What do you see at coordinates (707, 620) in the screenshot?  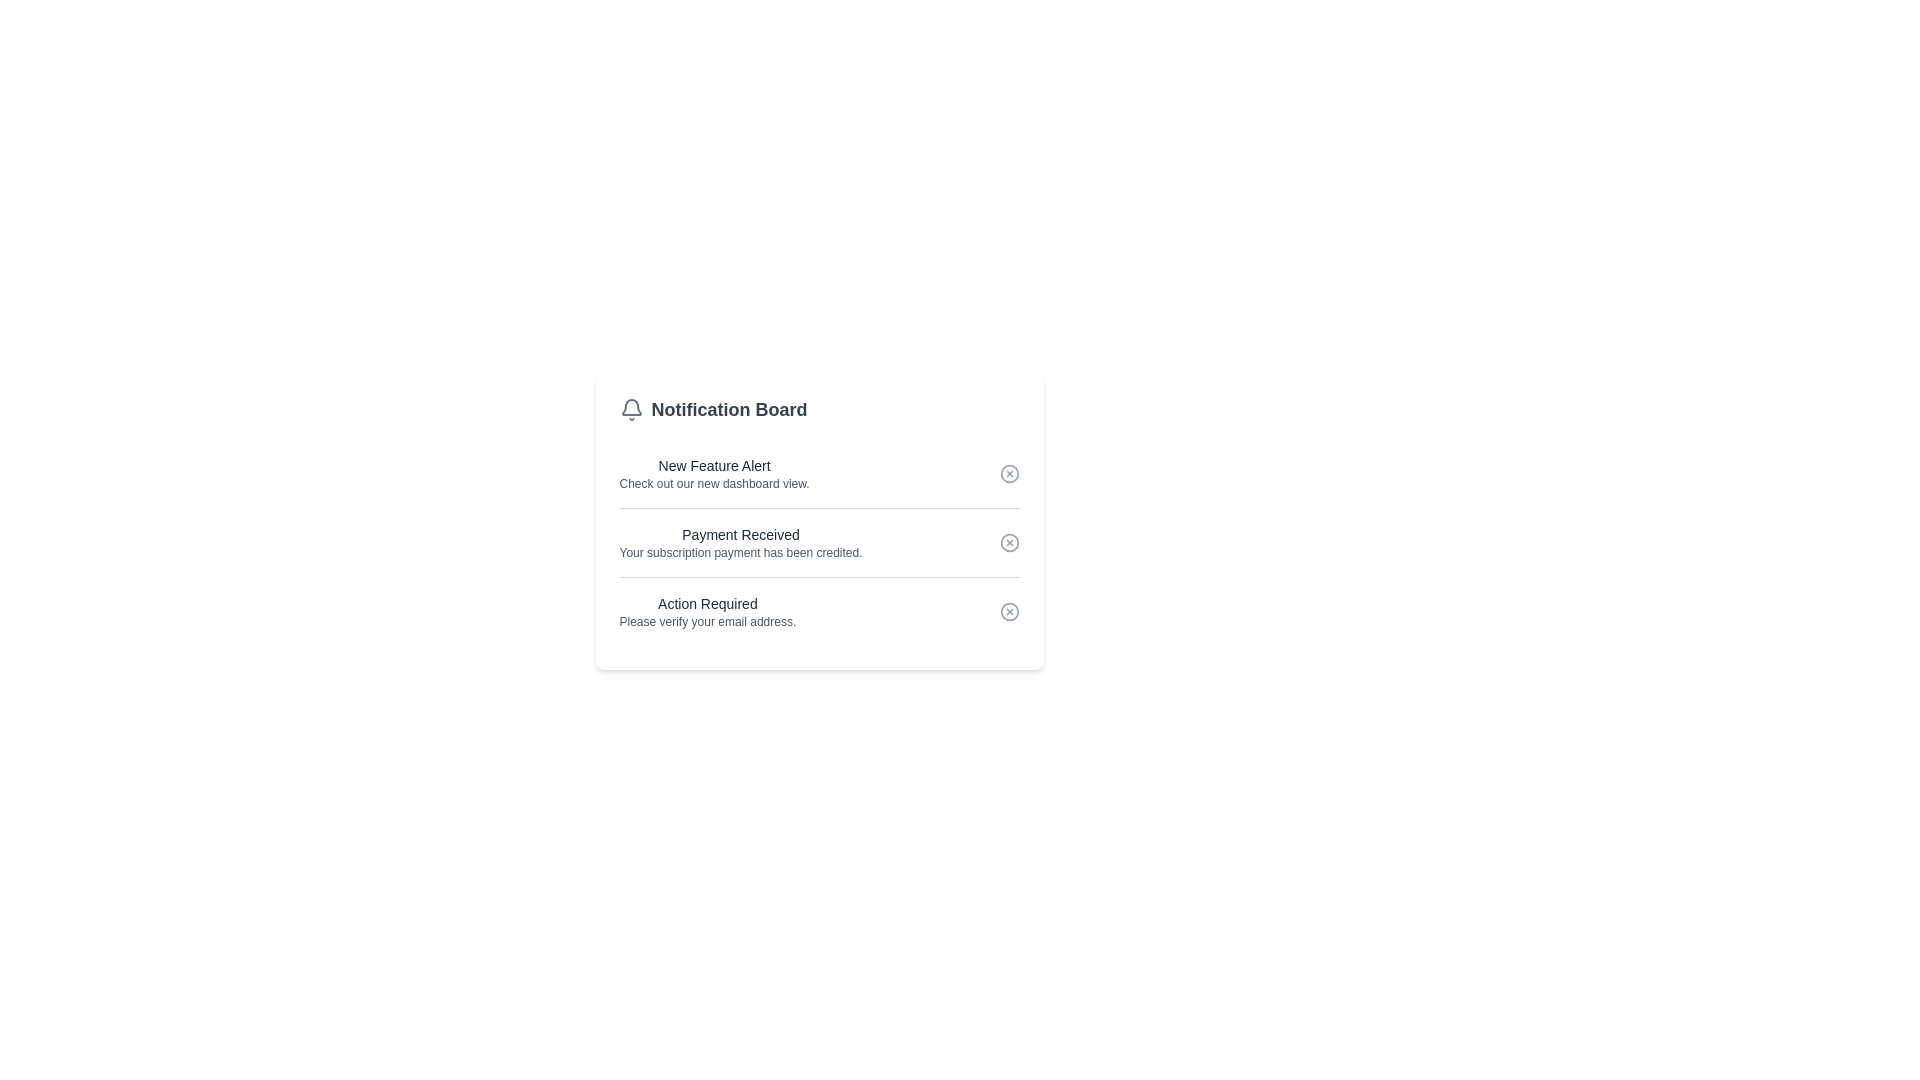 I see `the informational text label that instructs users to verify their email address, positioned below 'Action Required' in the notification panel` at bounding box center [707, 620].